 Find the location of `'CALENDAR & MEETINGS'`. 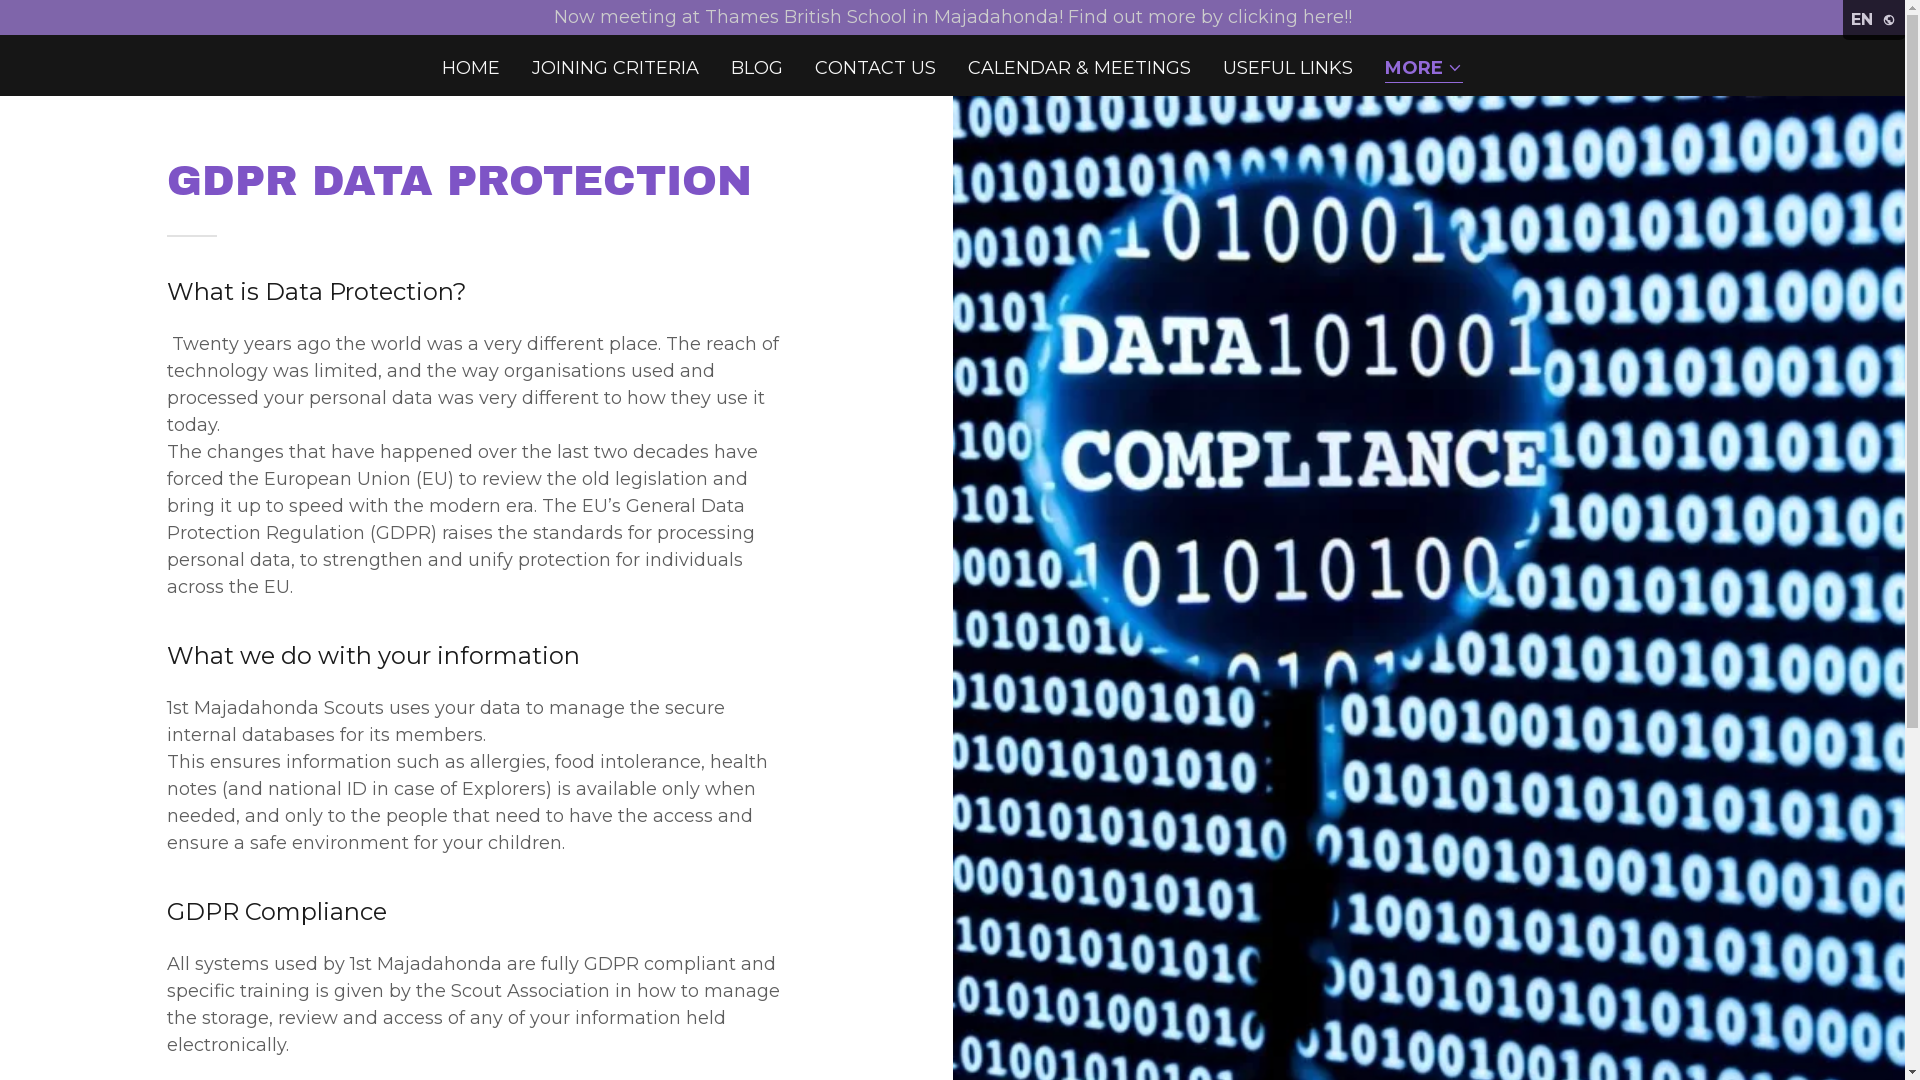

'CALENDAR & MEETINGS' is located at coordinates (1078, 67).